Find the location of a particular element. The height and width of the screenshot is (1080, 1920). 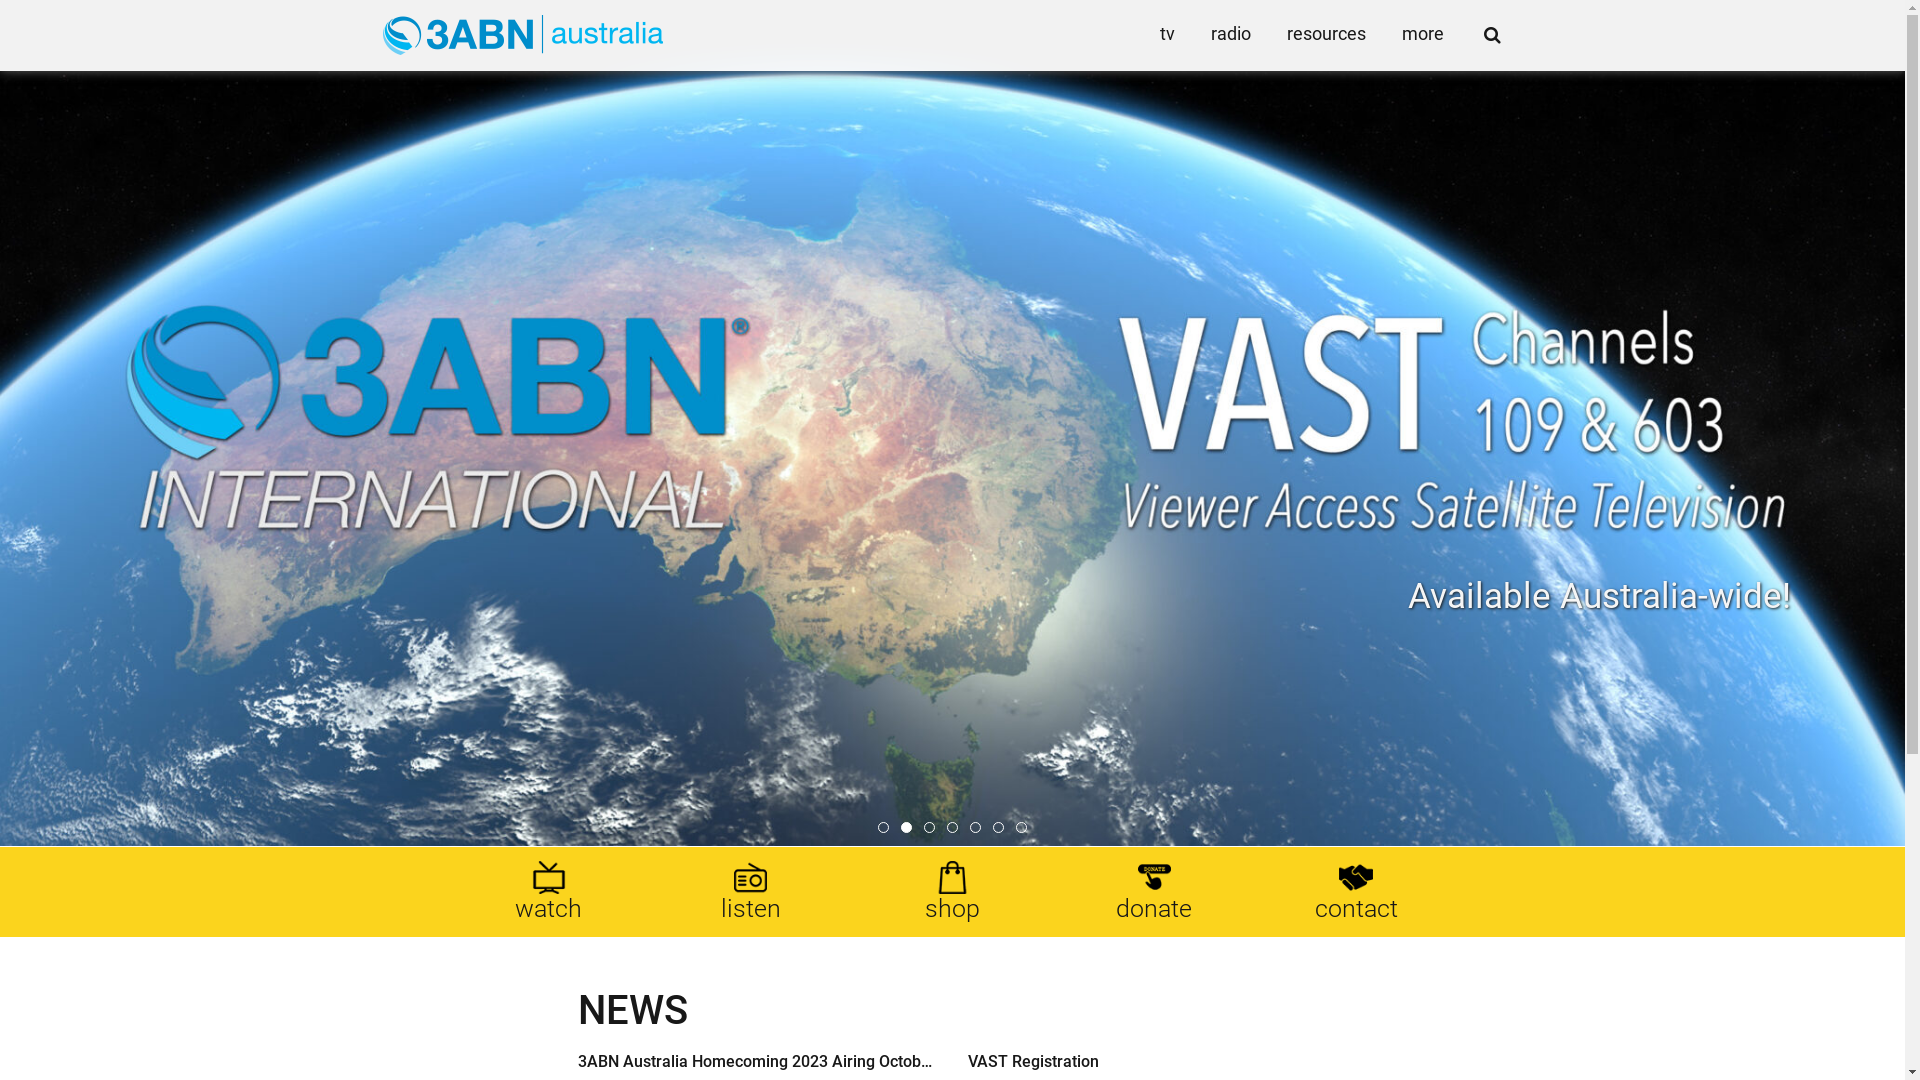

'Go to Home' is located at coordinates (522, 34).